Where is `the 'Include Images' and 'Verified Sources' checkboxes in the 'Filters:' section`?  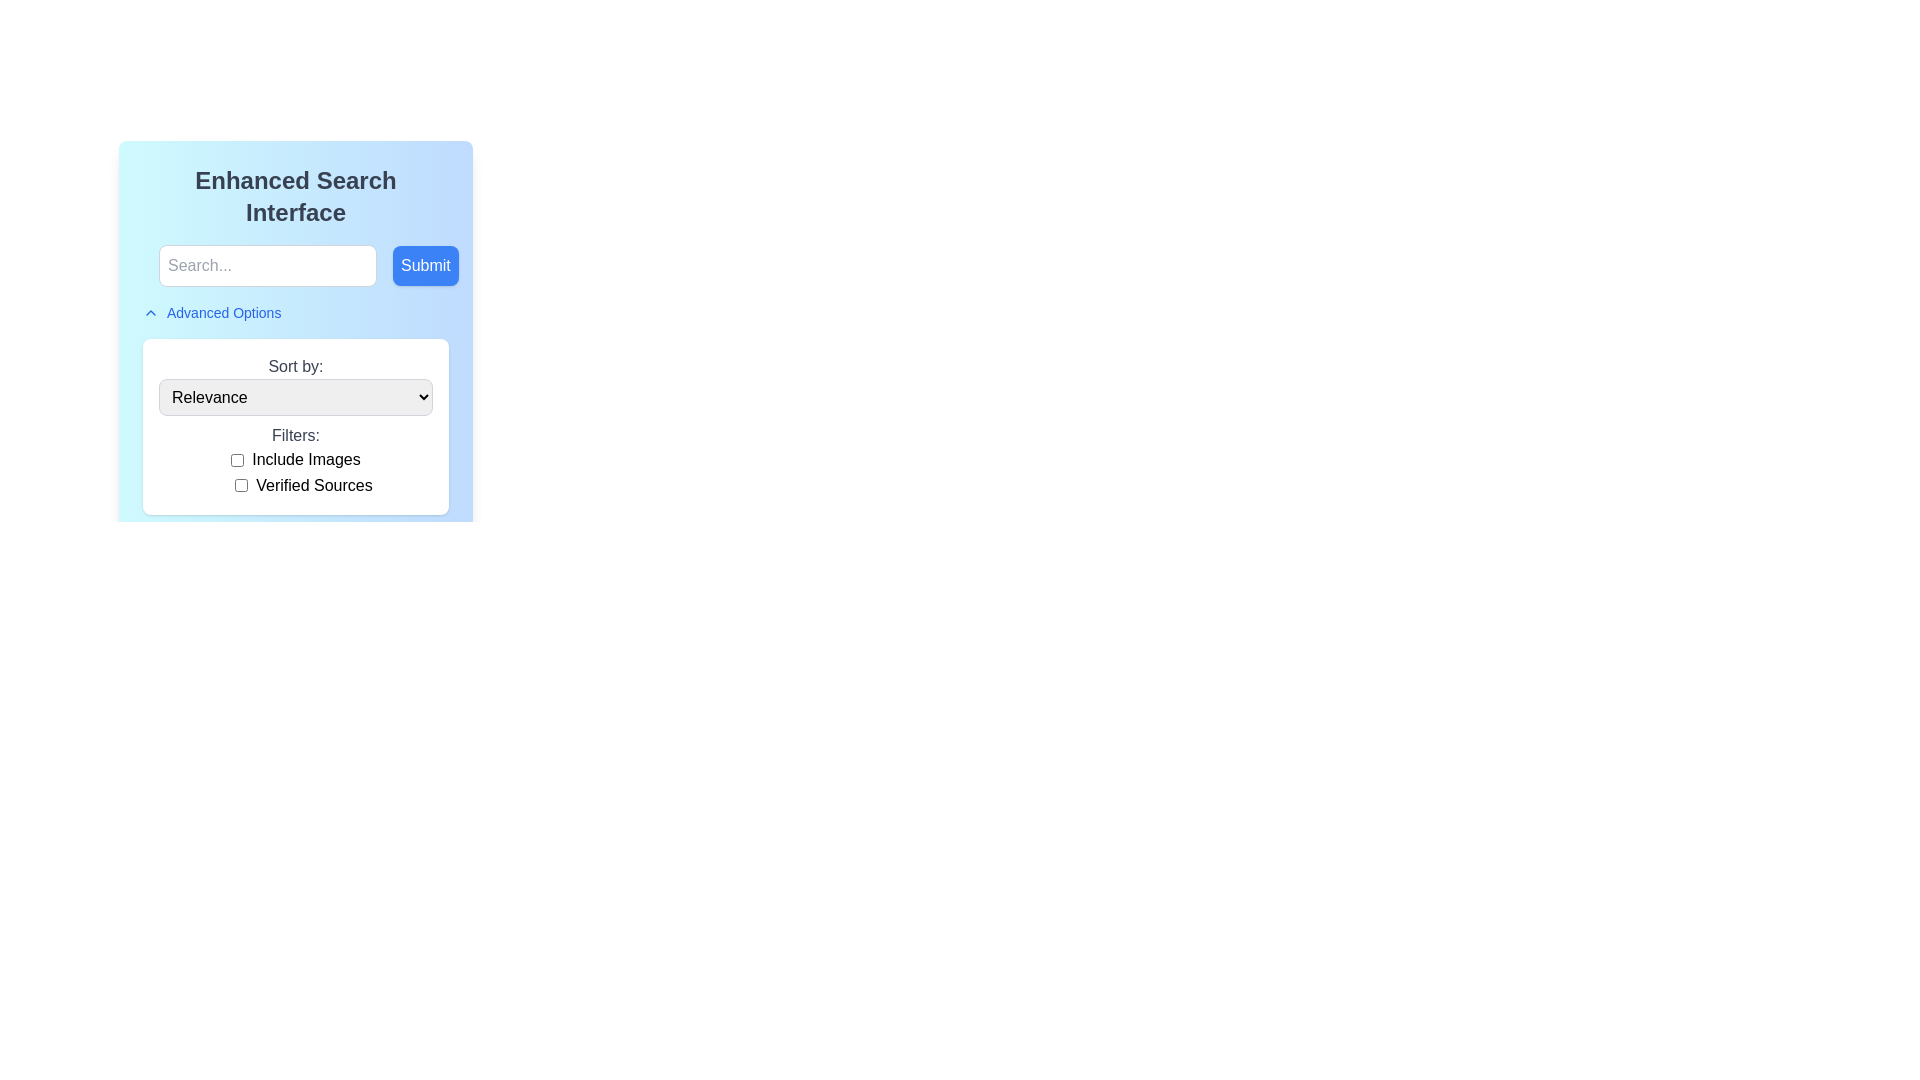
the 'Include Images' and 'Verified Sources' checkboxes in the 'Filters:' section is located at coordinates (295, 473).